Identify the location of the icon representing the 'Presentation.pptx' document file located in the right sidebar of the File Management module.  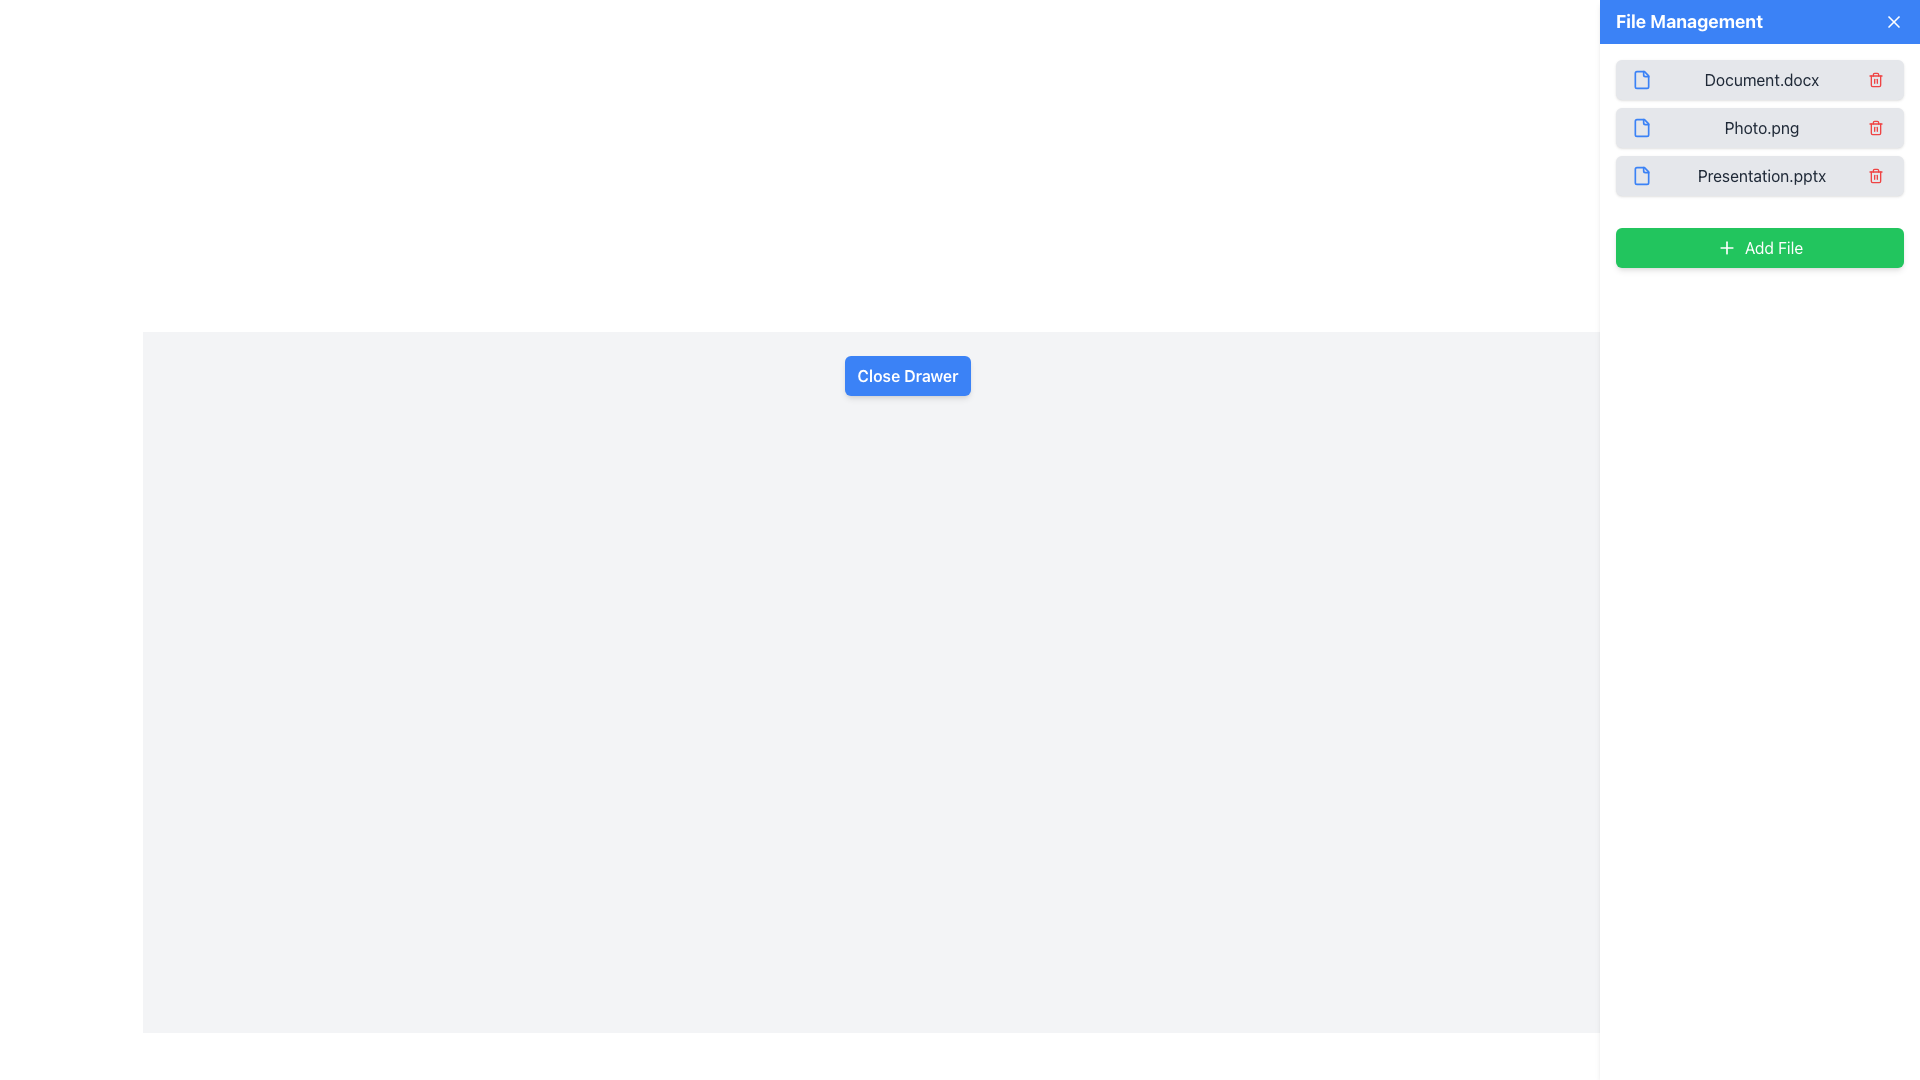
(1641, 175).